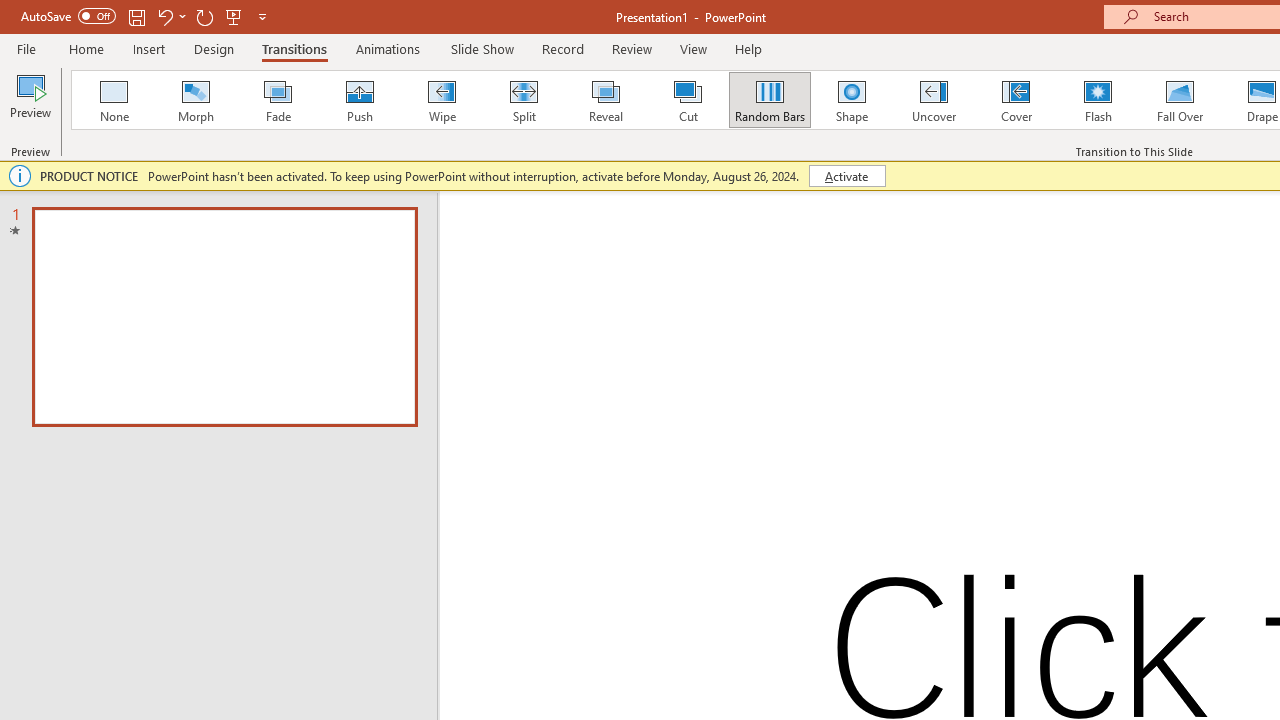 The width and height of the screenshot is (1280, 720). I want to click on 'Uncover', so click(933, 100).